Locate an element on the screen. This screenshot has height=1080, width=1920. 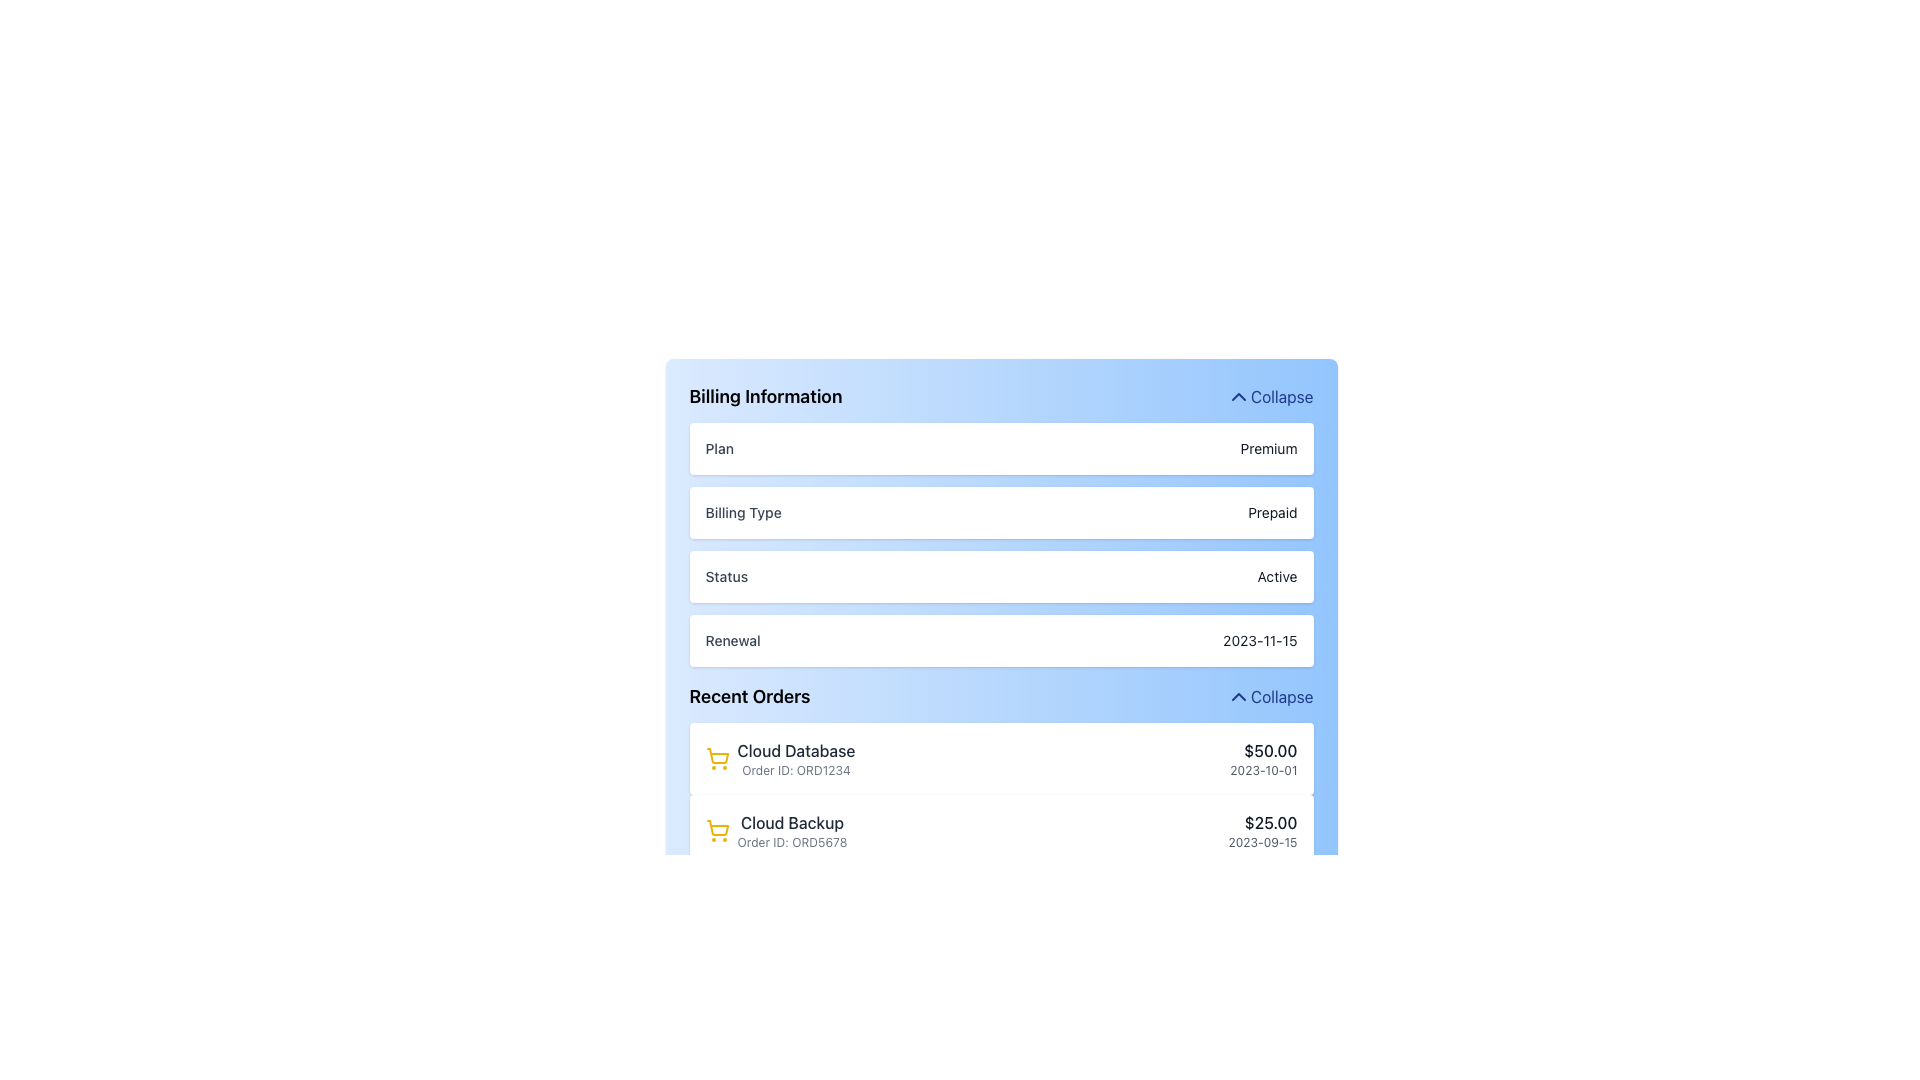
the 'Active' text label, which is styled in grayish black color and positioned on the right end of the 'Status' block under the 'Billing Information' section is located at coordinates (1276, 577).